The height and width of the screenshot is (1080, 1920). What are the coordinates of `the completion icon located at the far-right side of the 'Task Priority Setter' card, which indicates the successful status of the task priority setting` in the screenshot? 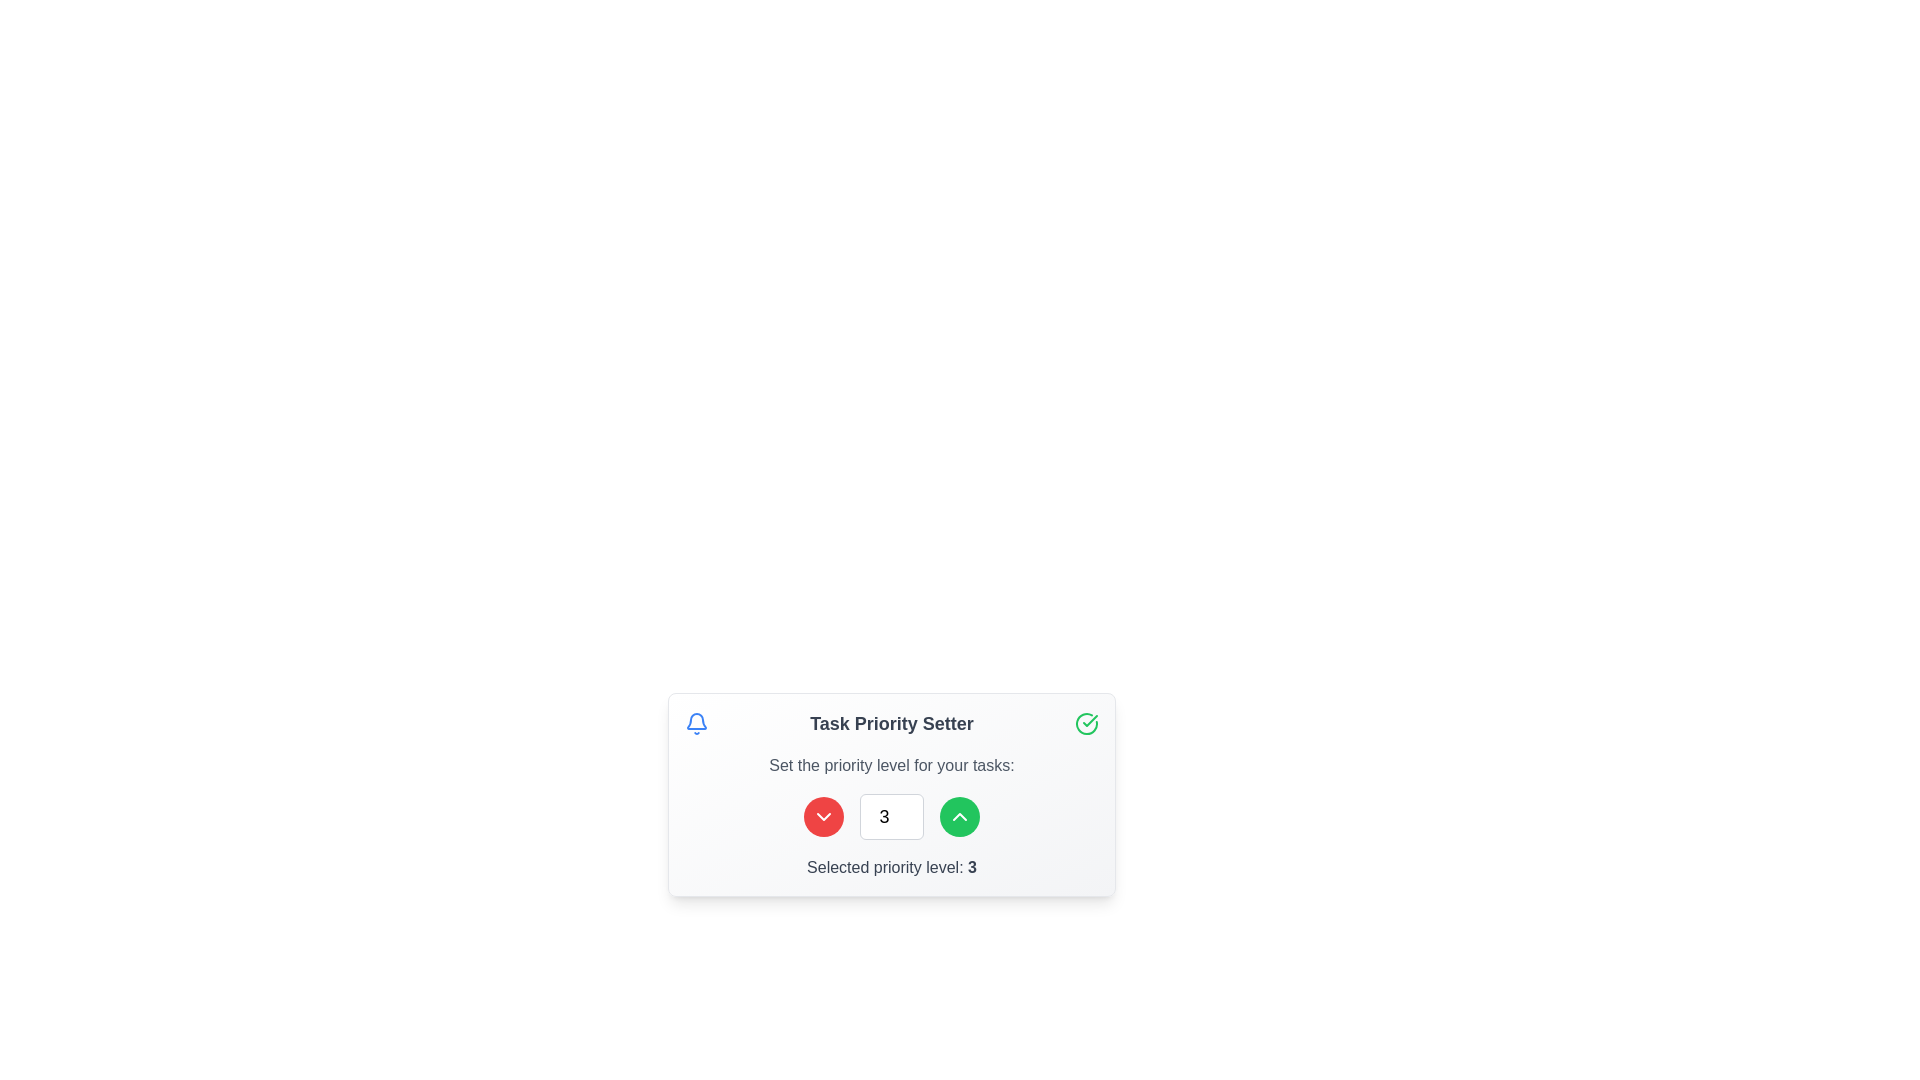 It's located at (1085, 724).